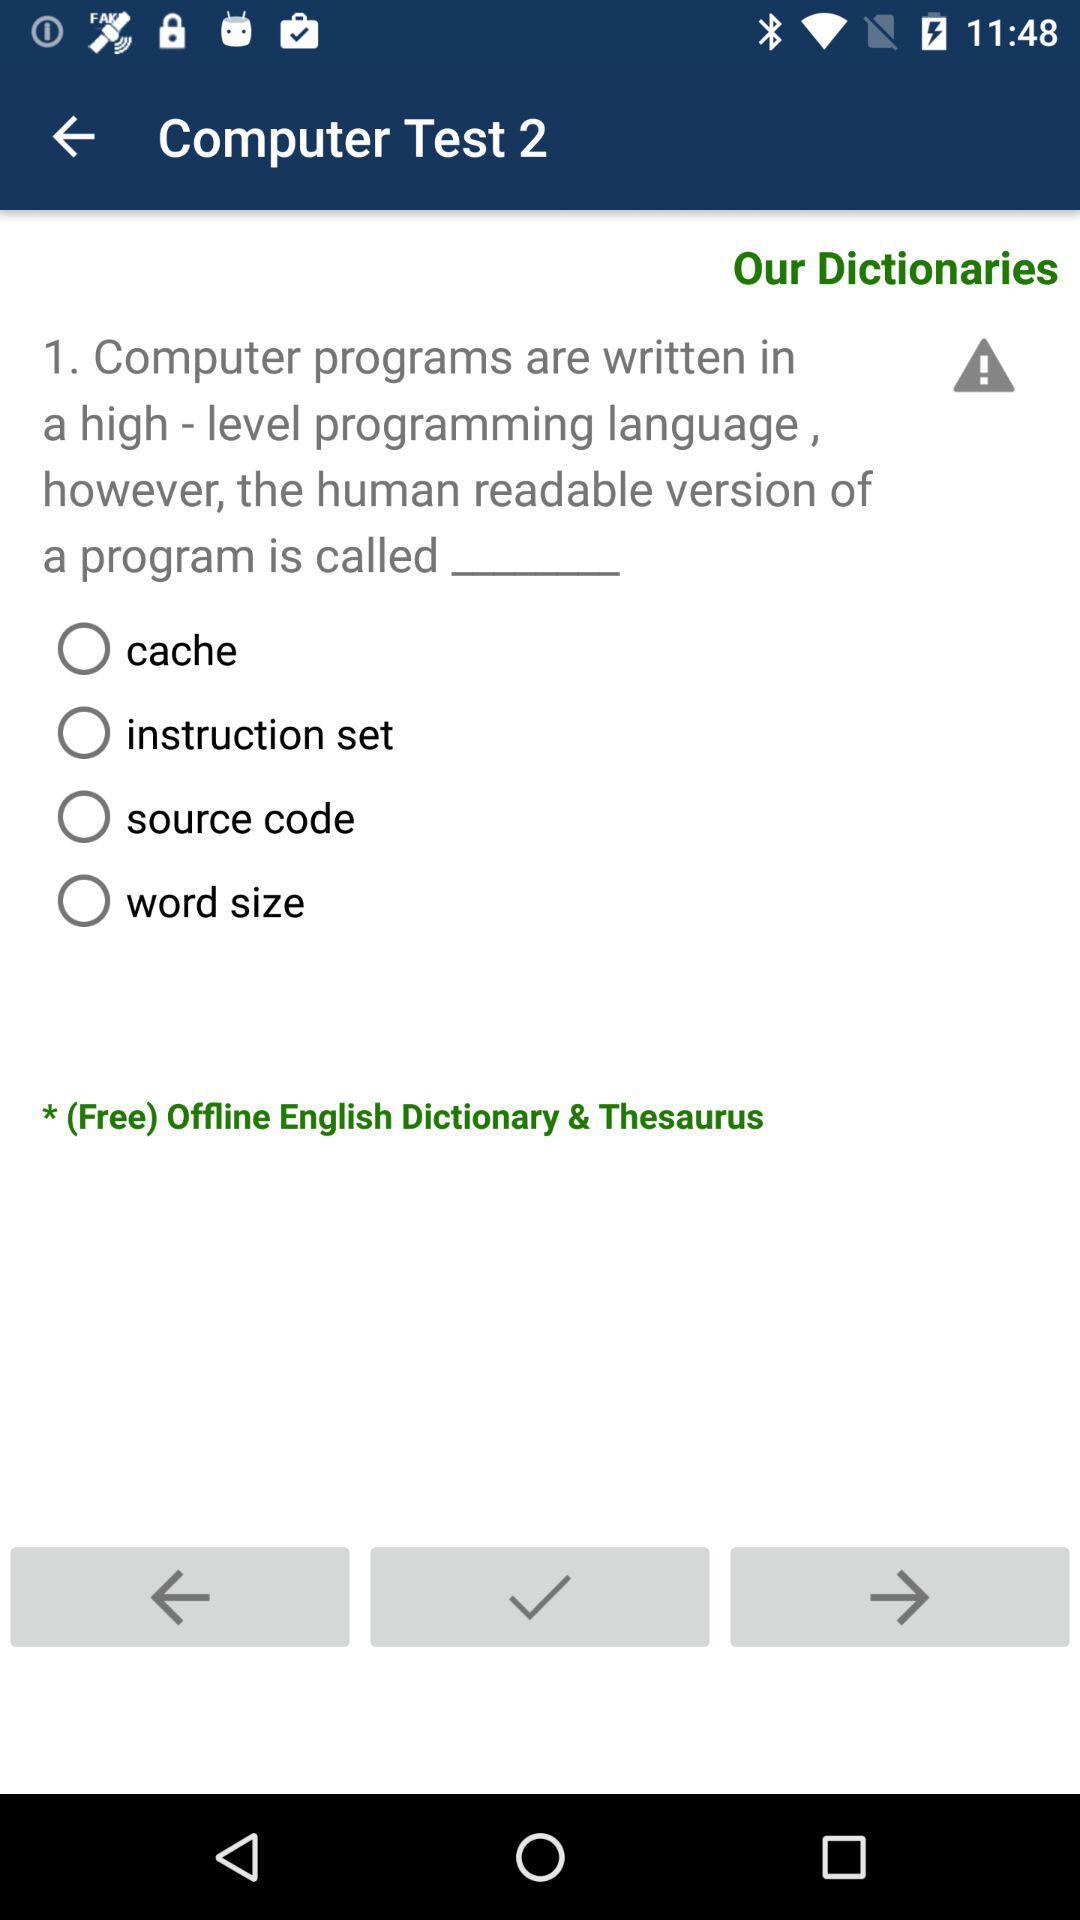  I want to click on confirm answer, so click(540, 1596).